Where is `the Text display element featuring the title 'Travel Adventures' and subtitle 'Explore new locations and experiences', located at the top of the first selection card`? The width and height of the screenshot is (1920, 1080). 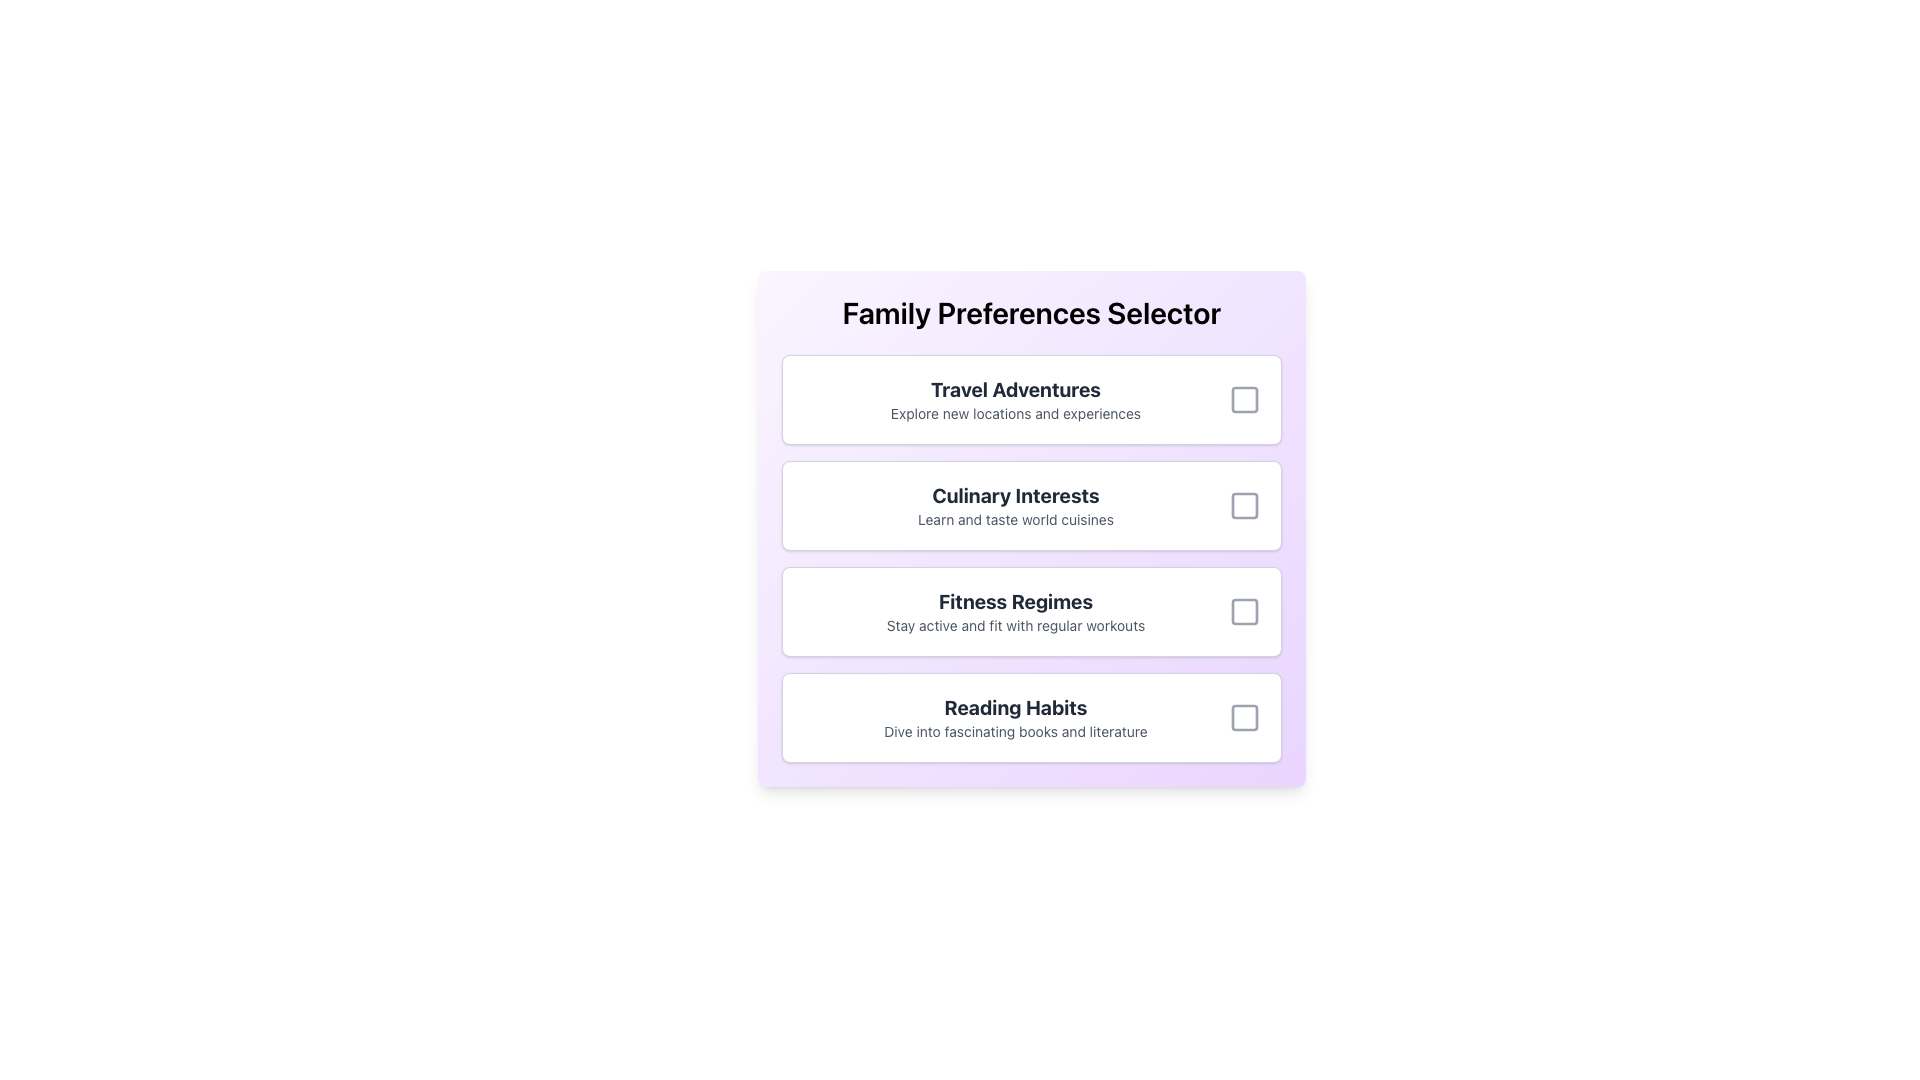 the Text display element featuring the title 'Travel Adventures' and subtitle 'Explore new locations and experiences', located at the top of the first selection card is located at coordinates (1016, 400).